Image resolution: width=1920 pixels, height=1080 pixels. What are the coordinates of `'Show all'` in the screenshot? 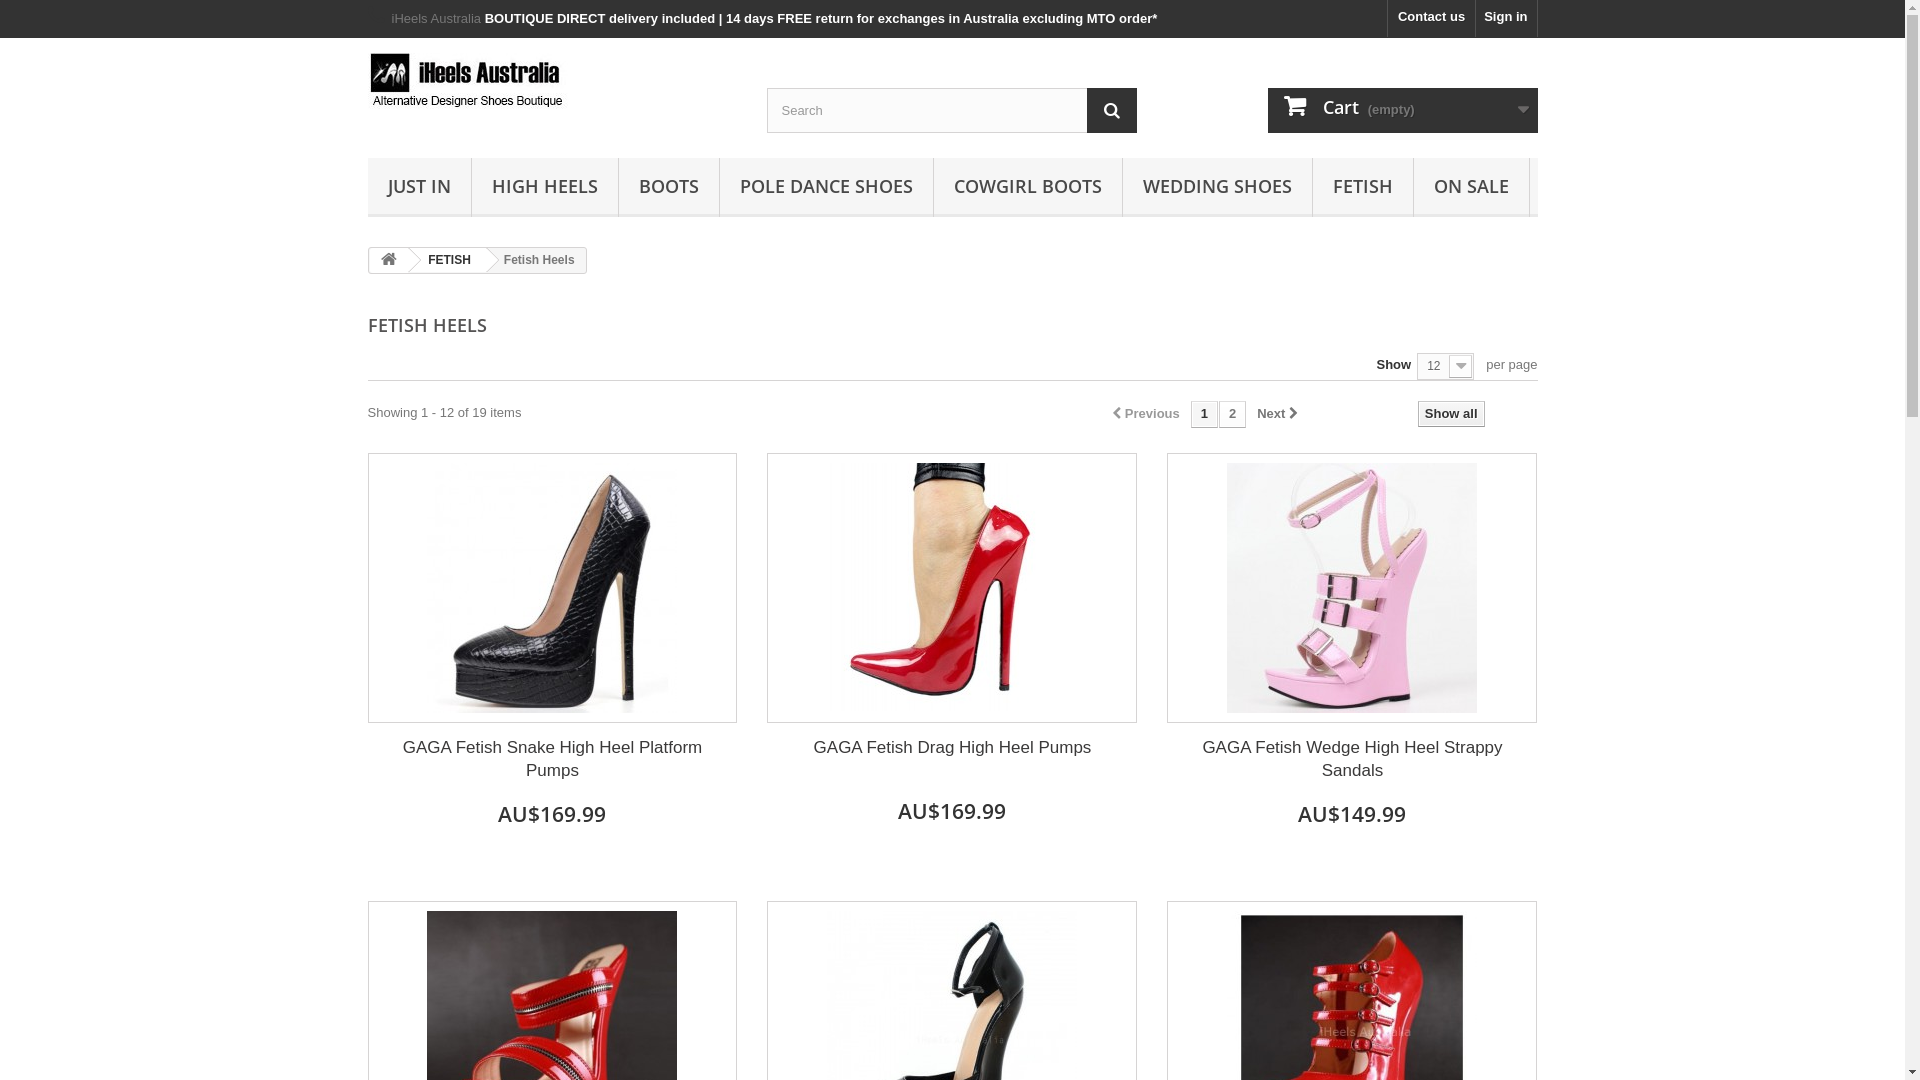 It's located at (1451, 412).